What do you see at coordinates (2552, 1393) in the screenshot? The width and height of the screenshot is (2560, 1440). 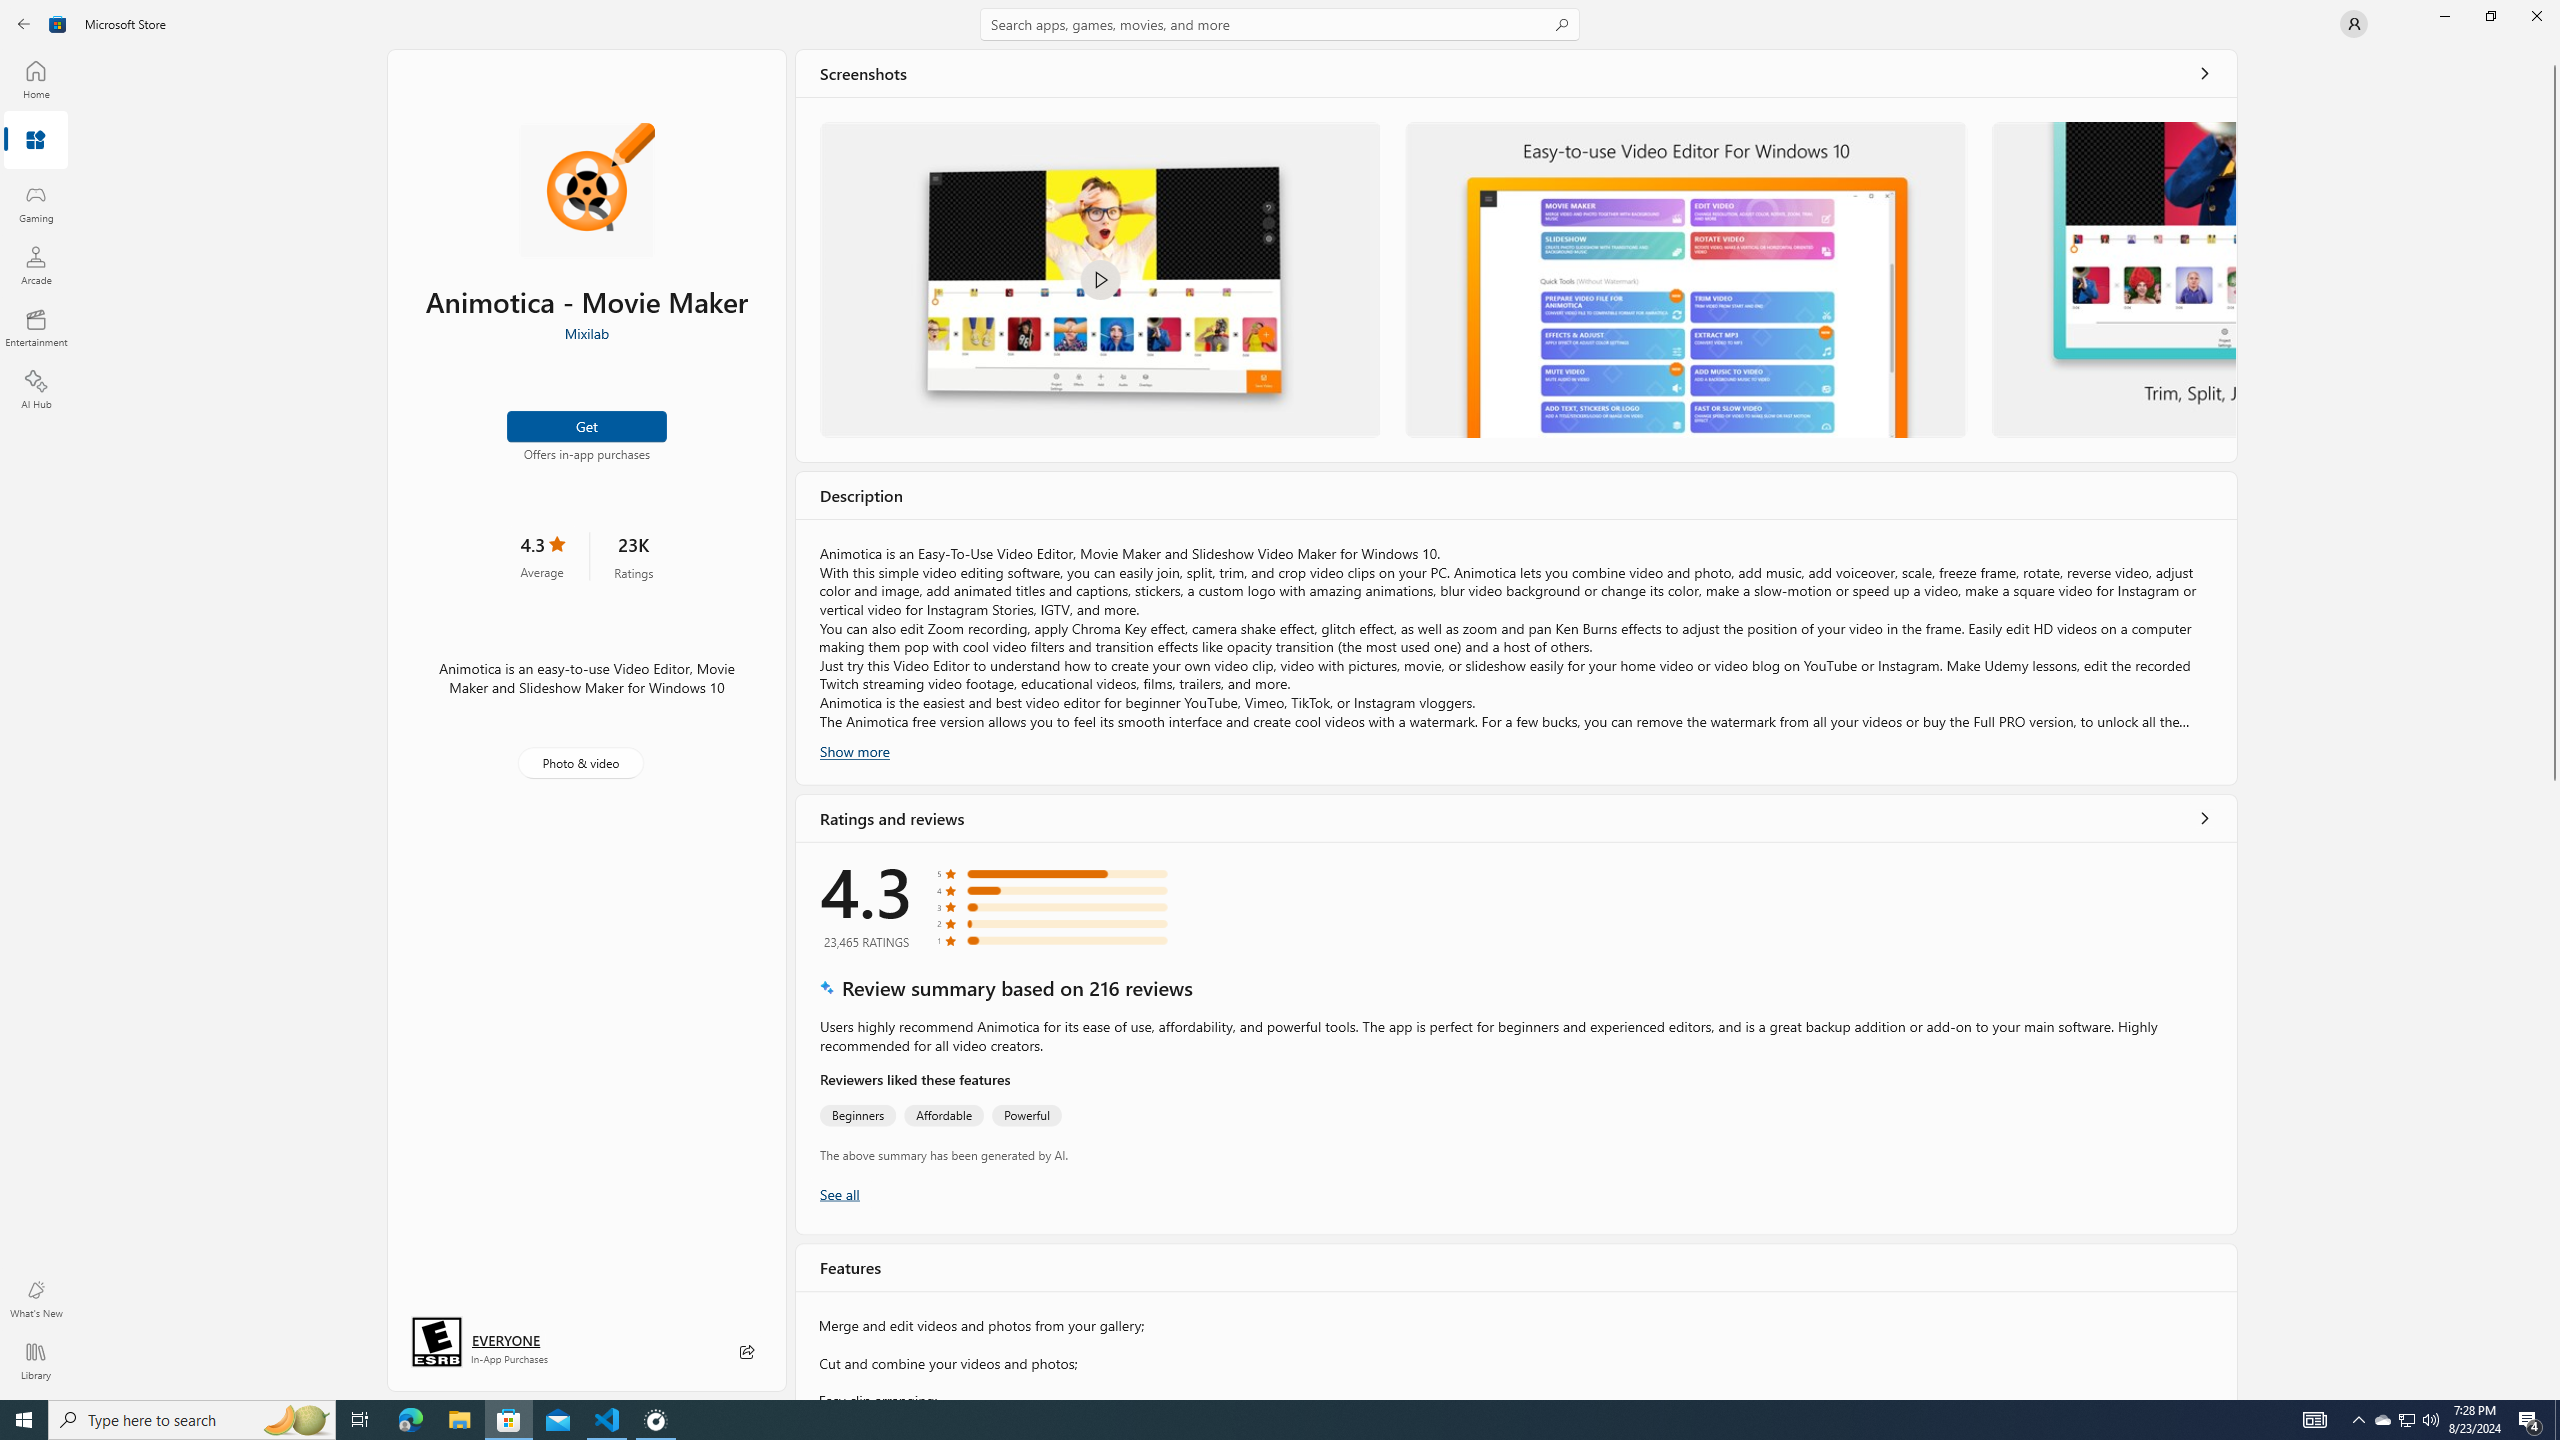 I see `'Vertical Small Increase'` at bounding box center [2552, 1393].